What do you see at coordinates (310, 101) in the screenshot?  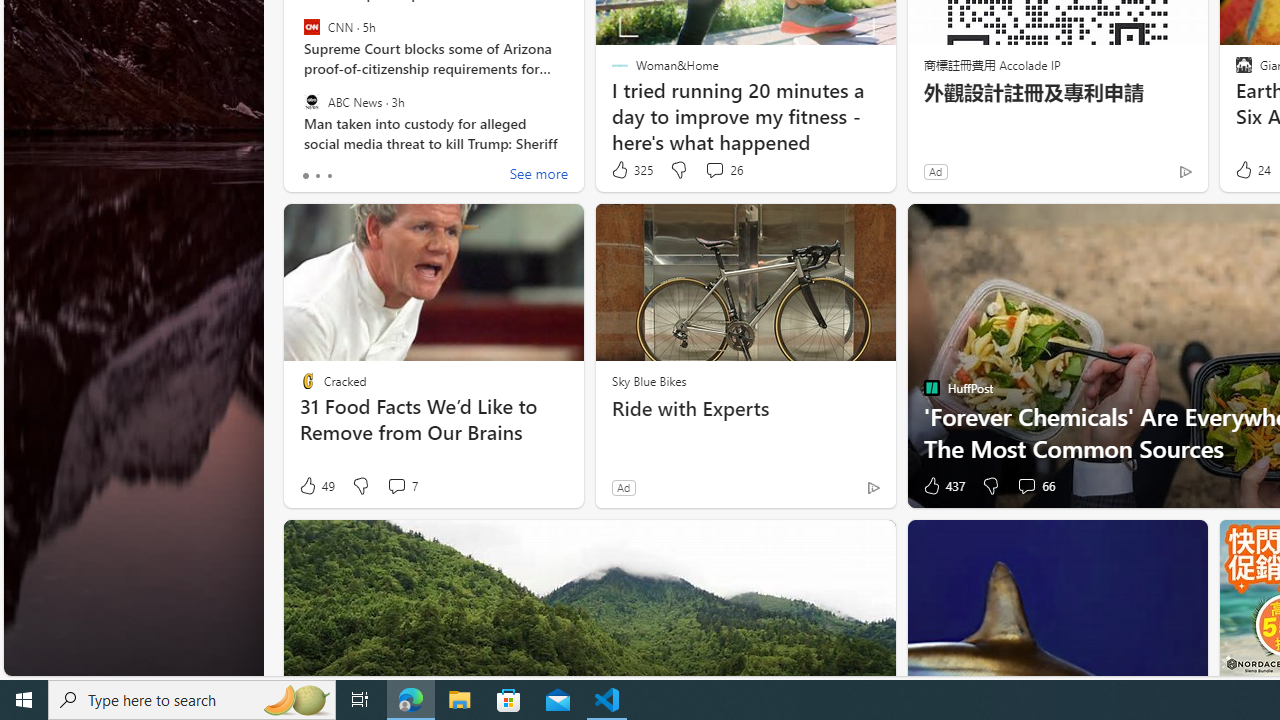 I see `'ABC News'` at bounding box center [310, 101].